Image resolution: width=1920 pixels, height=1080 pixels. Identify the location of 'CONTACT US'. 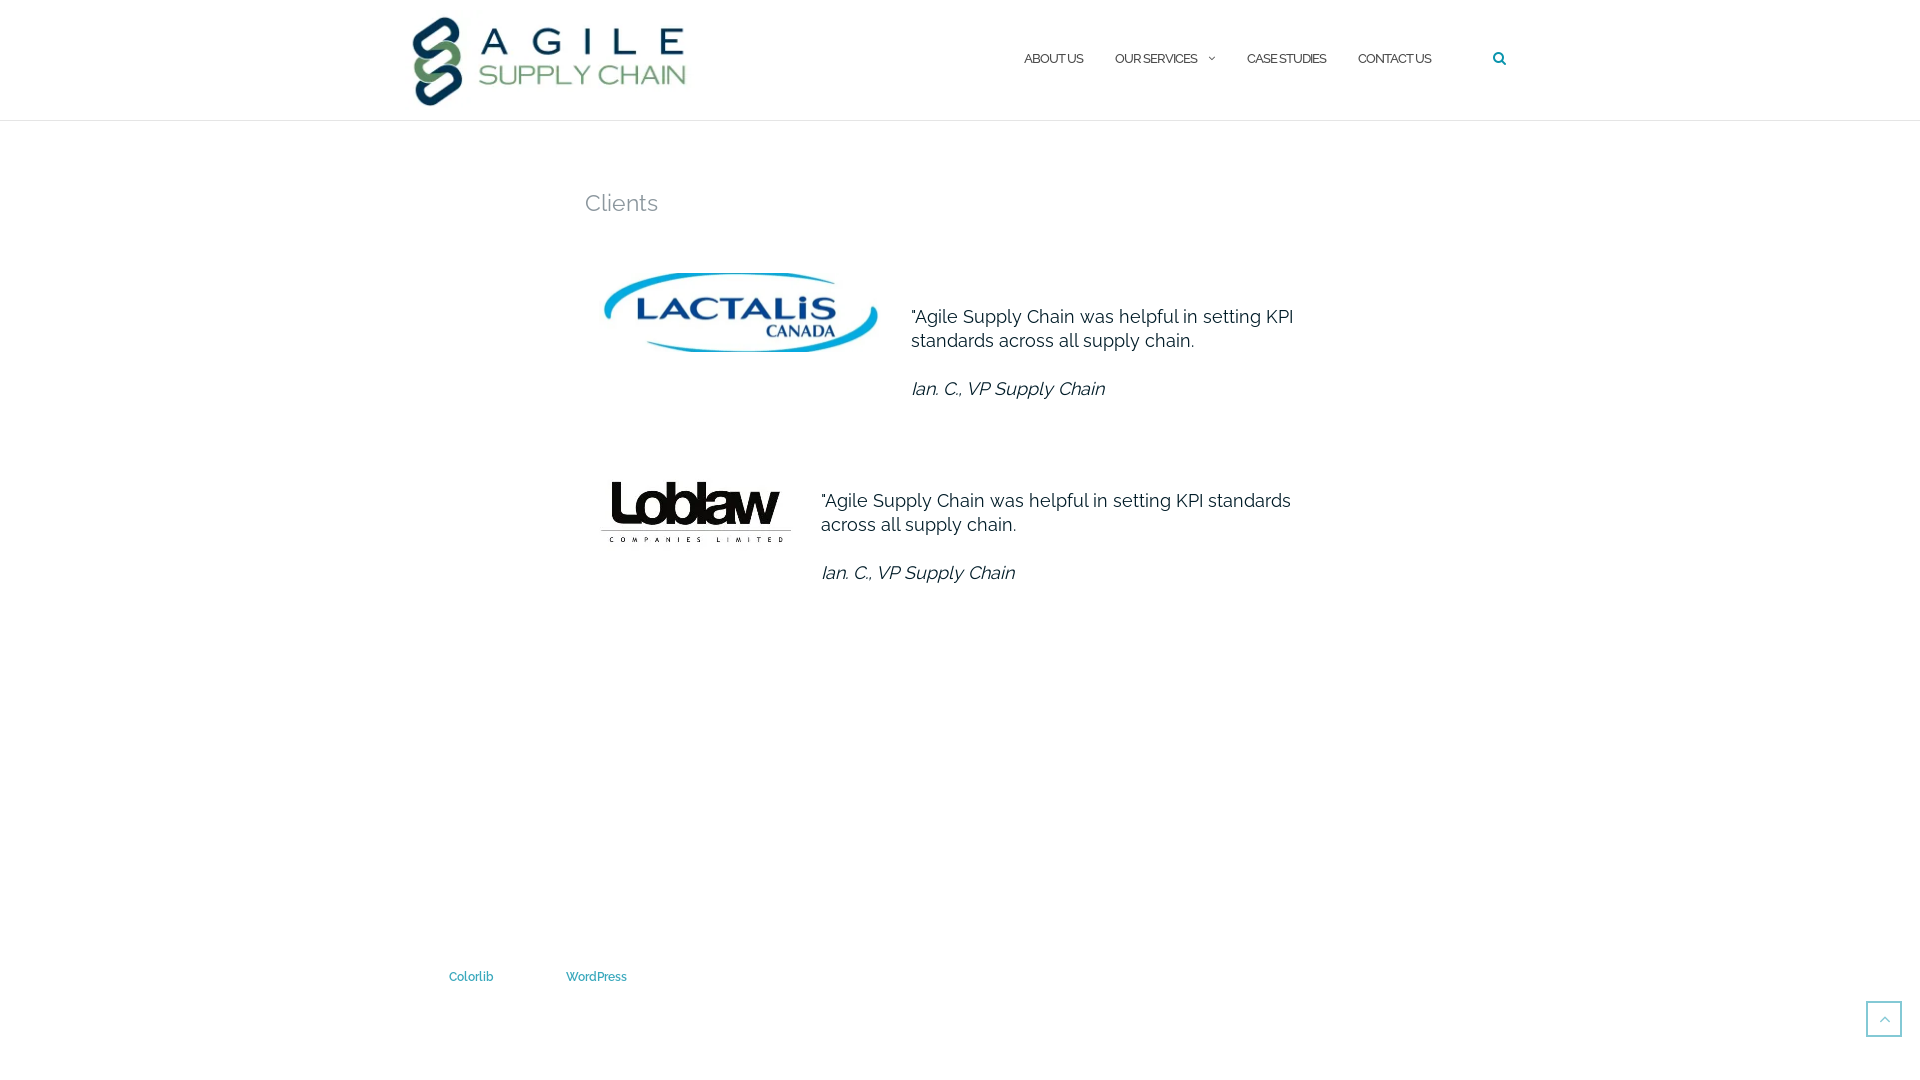
(1393, 58).